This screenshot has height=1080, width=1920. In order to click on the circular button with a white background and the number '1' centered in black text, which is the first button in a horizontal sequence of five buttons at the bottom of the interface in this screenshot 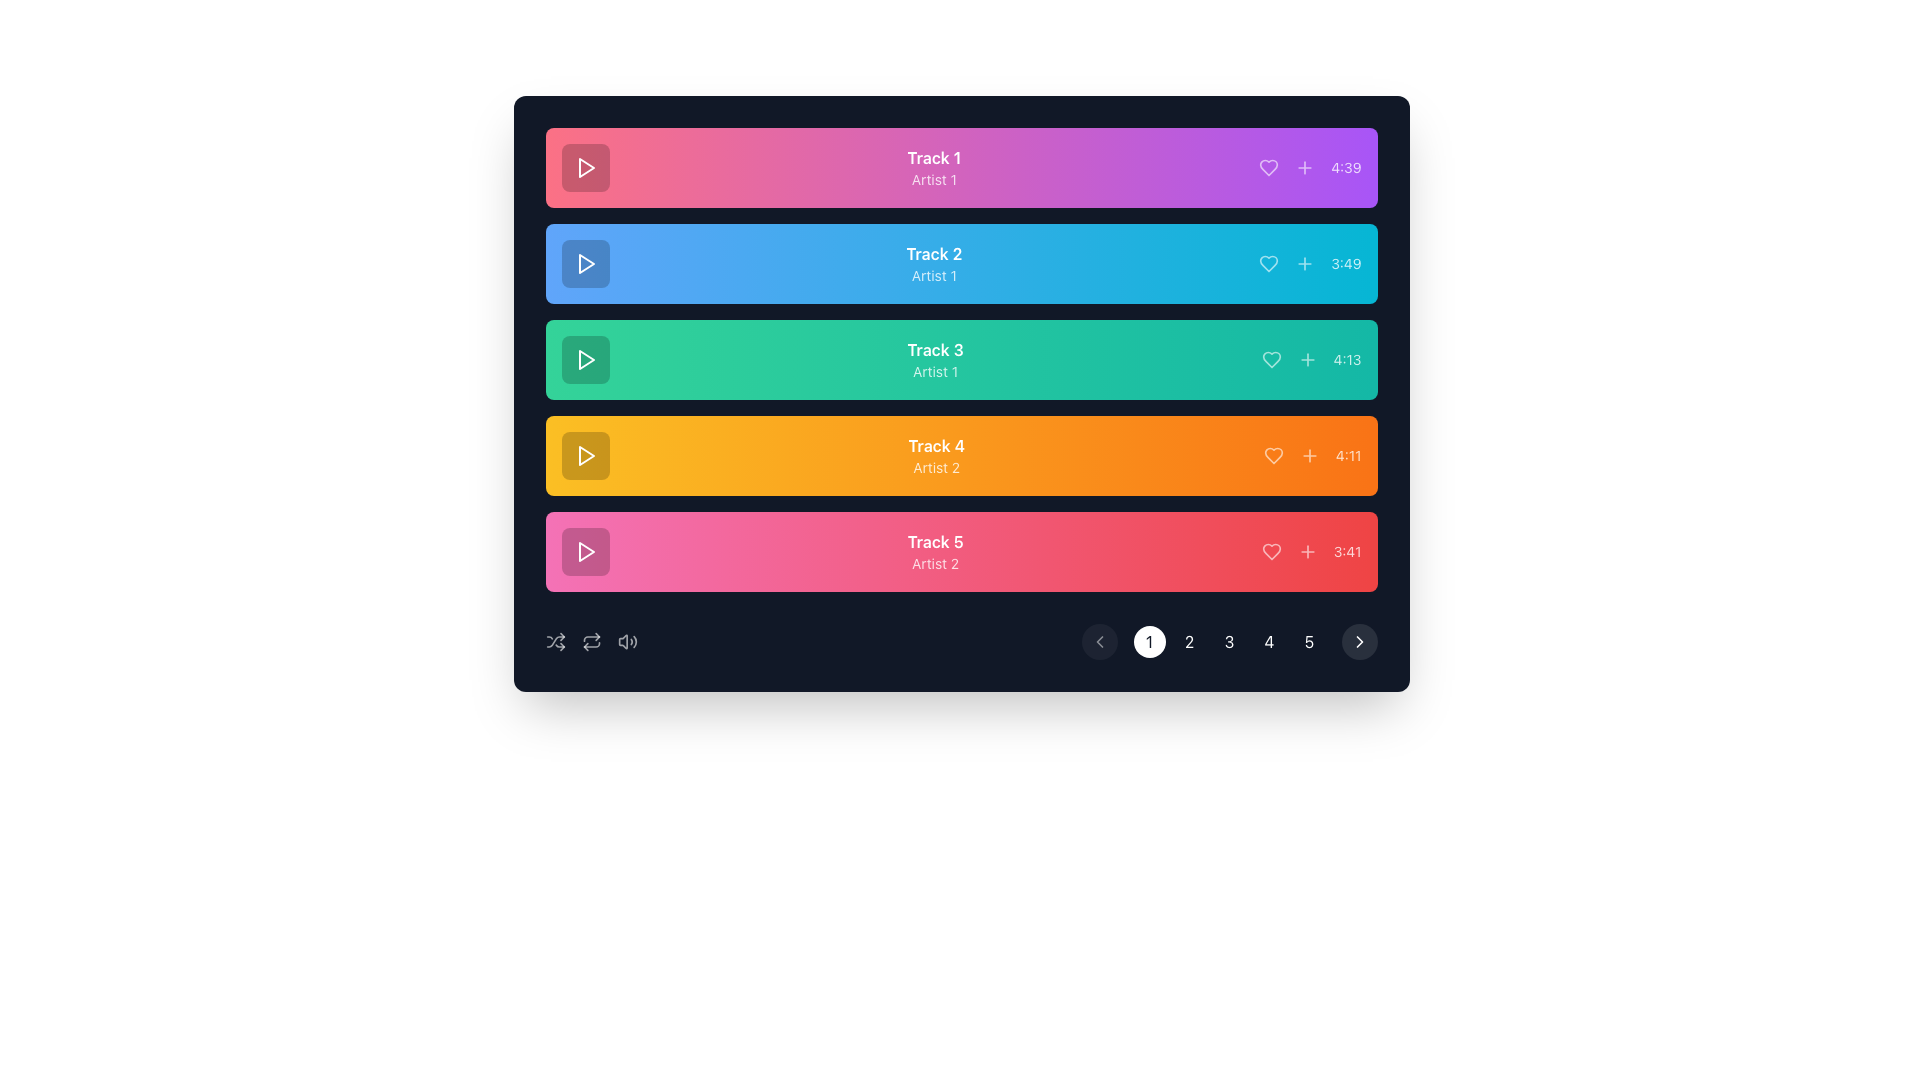, I will do `click(1149, 641)`.